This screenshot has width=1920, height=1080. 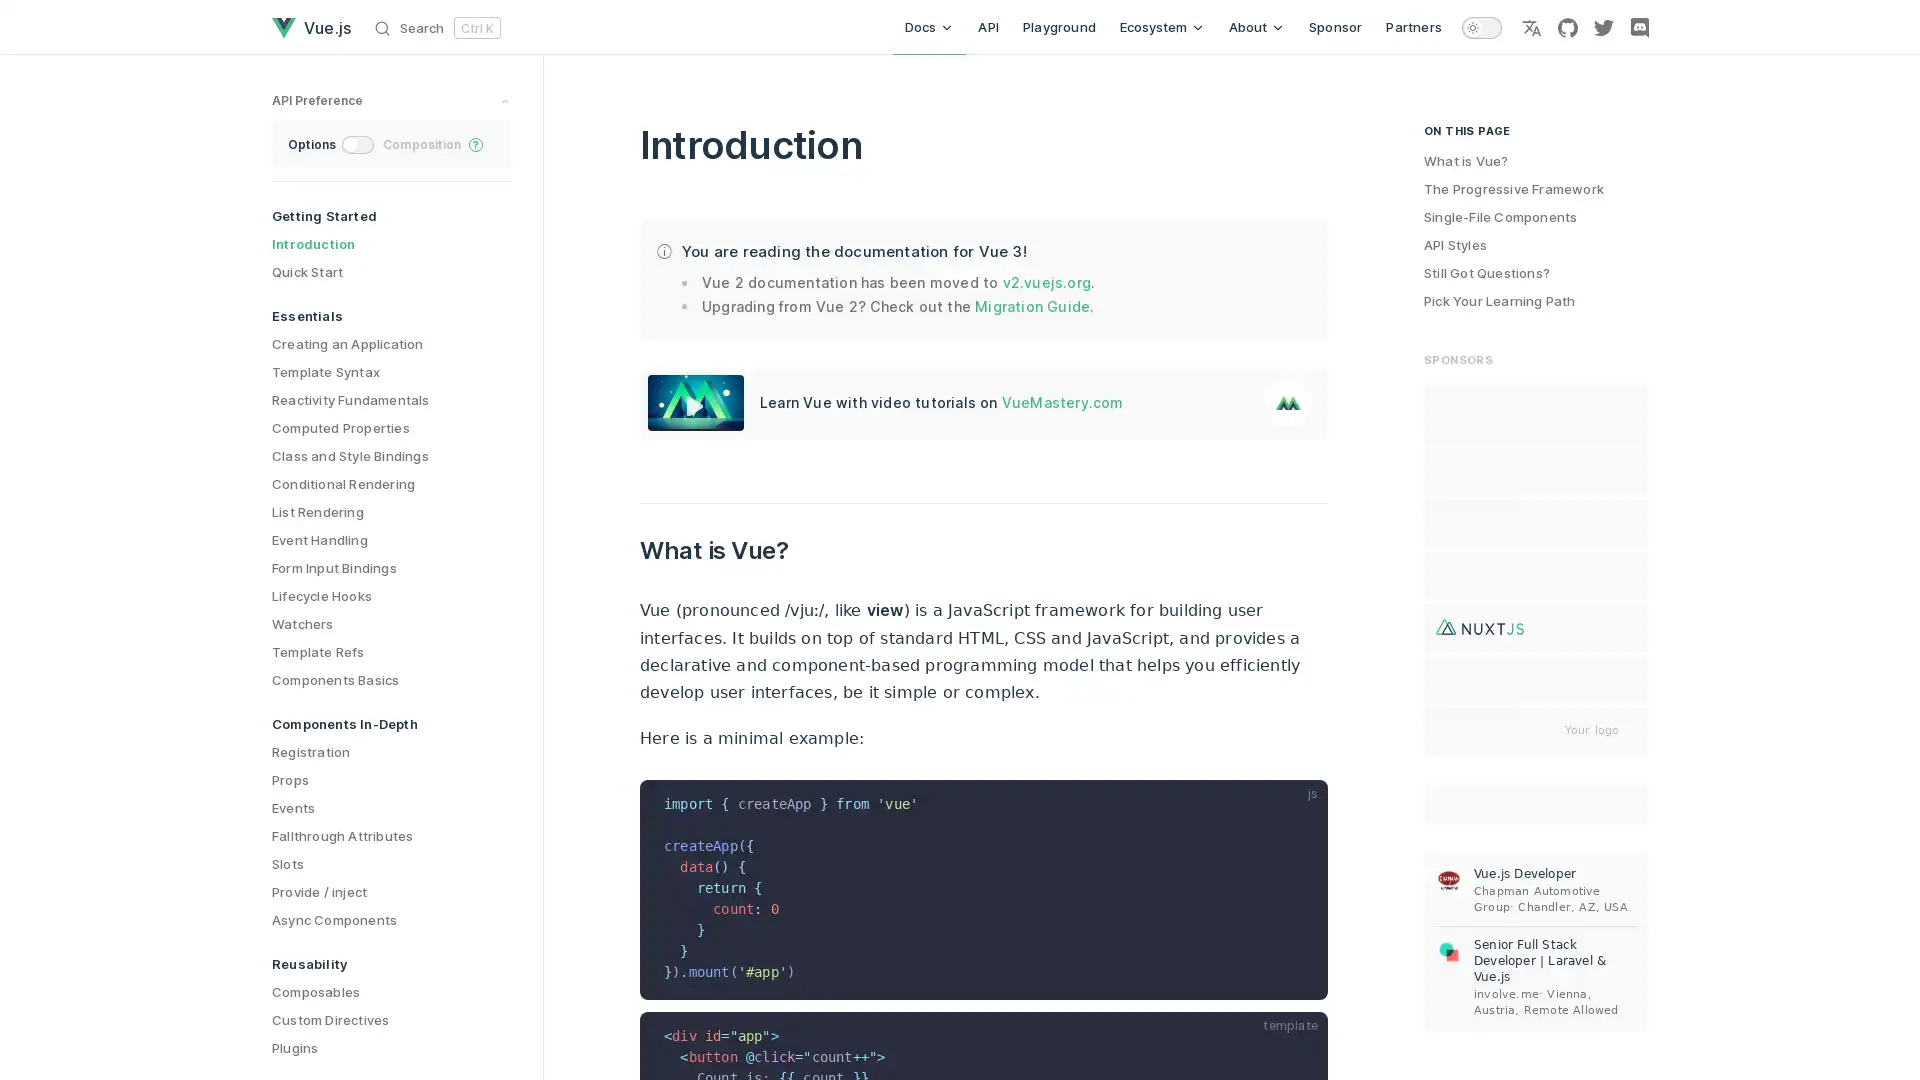 What do you see at coordinates (391, 101) in the screenshot?
I see `preference switches toggle` at bounding box center [391, 101].